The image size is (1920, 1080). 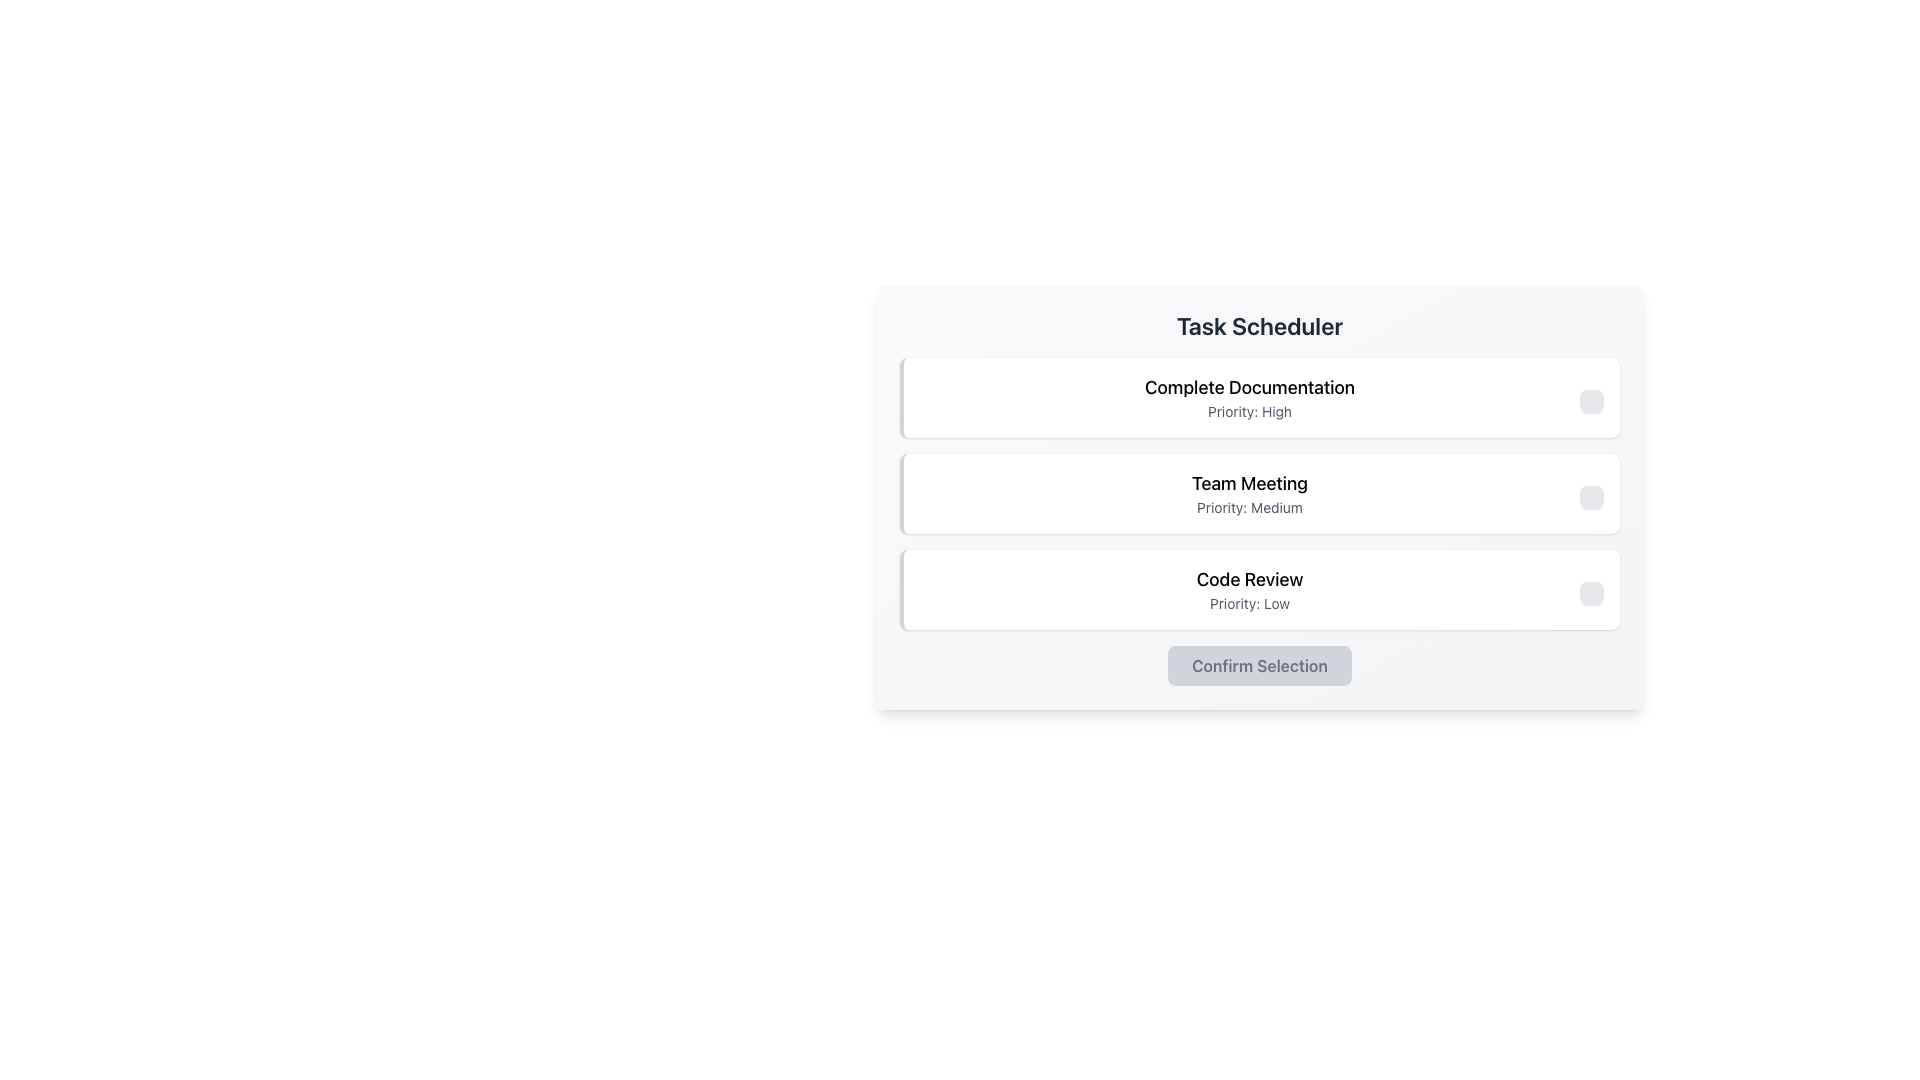 What do you see at coordinates (1248, 483) in the screenshot?
I see `the static text header for the task item in the 'Task Scheduler' section, which is positioned directly above 'Priority: Medium'` at bounding box center [1248, 483].